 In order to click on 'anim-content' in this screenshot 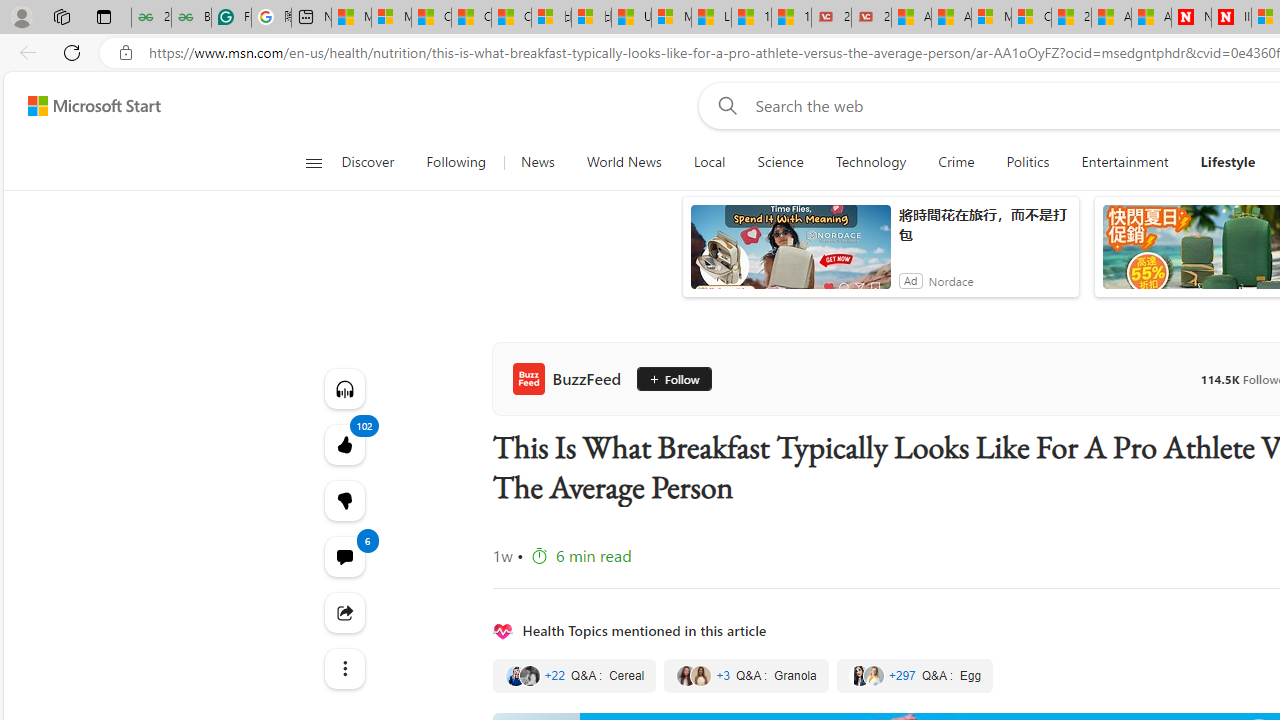, I will do `click(789, 254)`.